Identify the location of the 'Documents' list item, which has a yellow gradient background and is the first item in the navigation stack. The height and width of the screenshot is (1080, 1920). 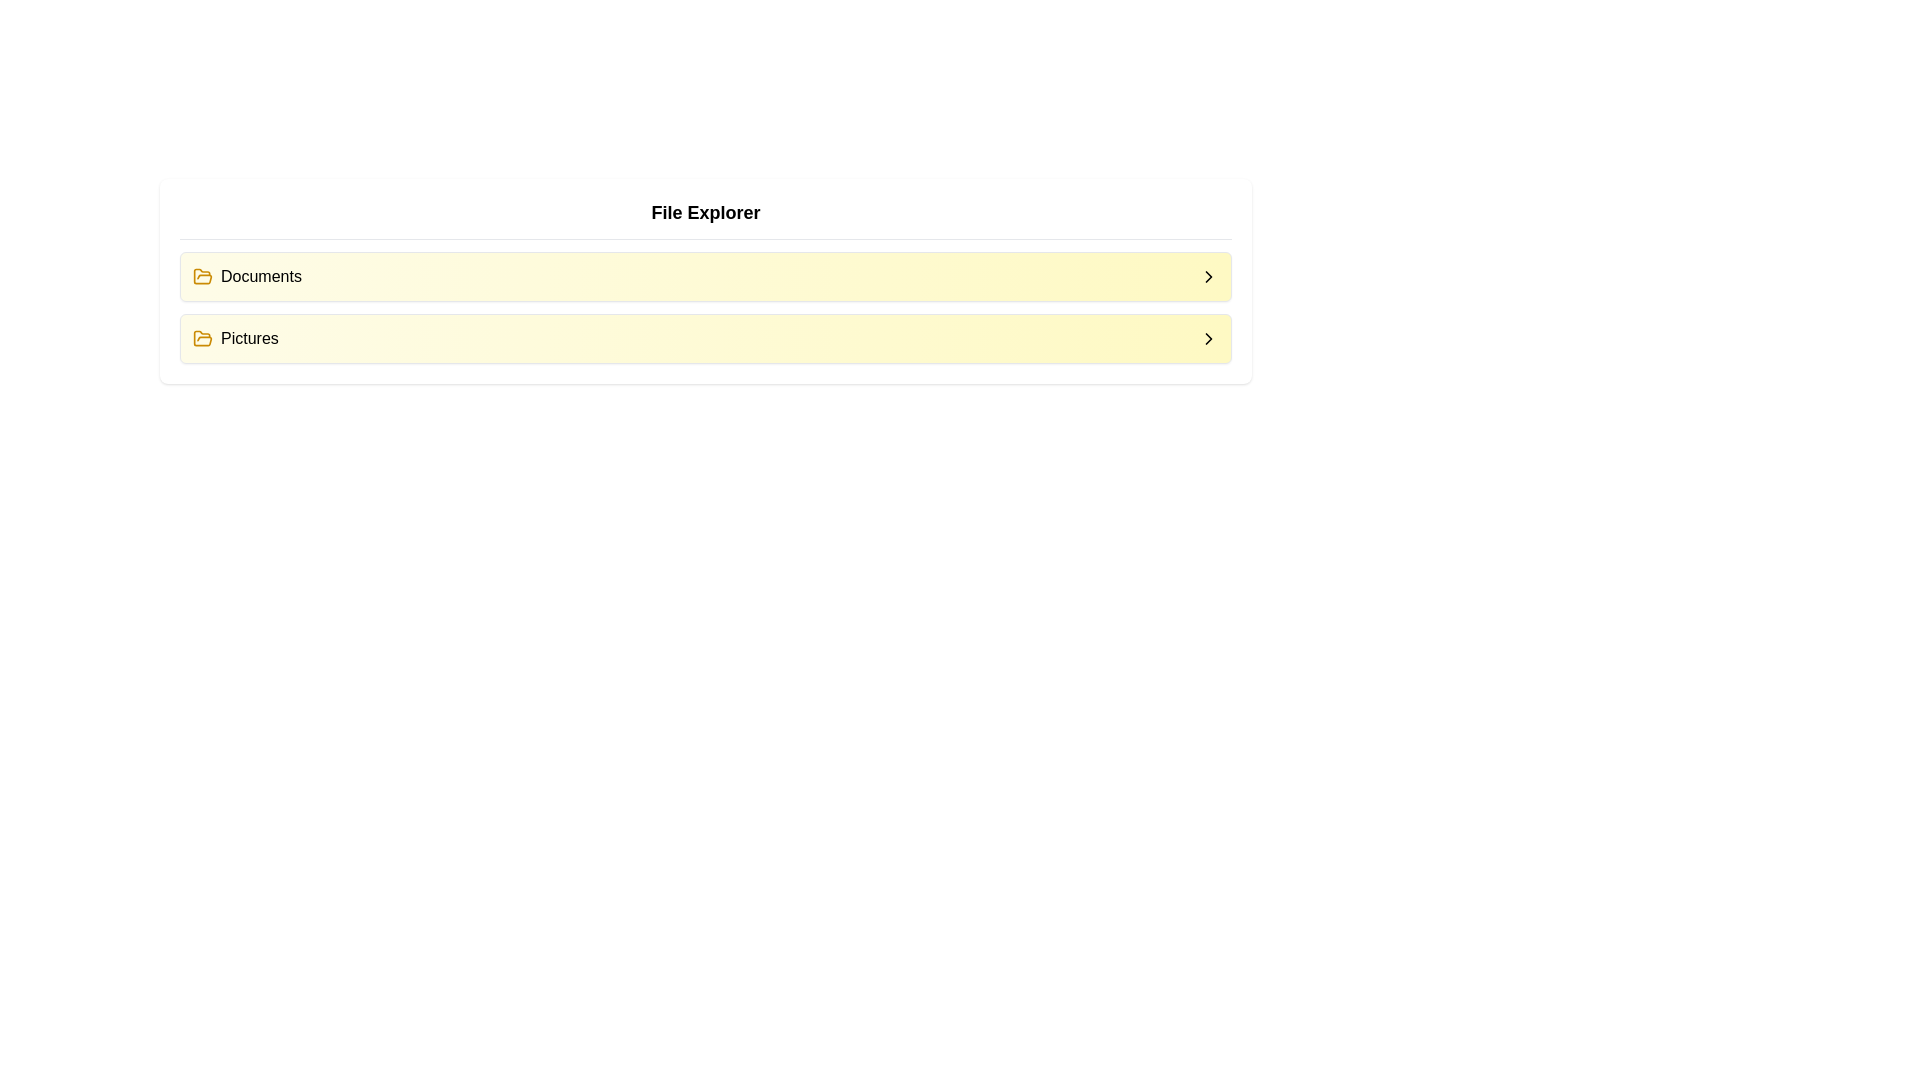
(705, 277).